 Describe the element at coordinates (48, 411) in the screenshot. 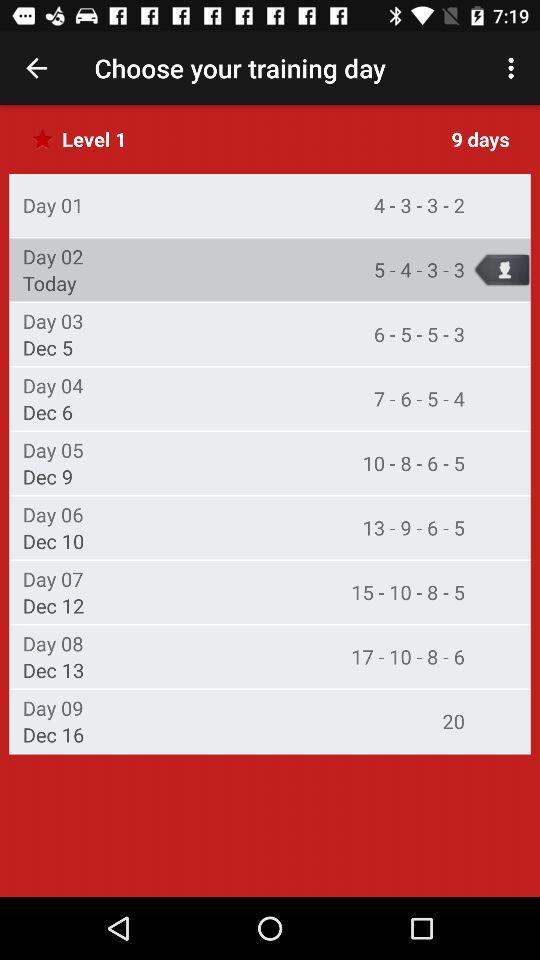

I see `icon below the day 04 icon` at that location.